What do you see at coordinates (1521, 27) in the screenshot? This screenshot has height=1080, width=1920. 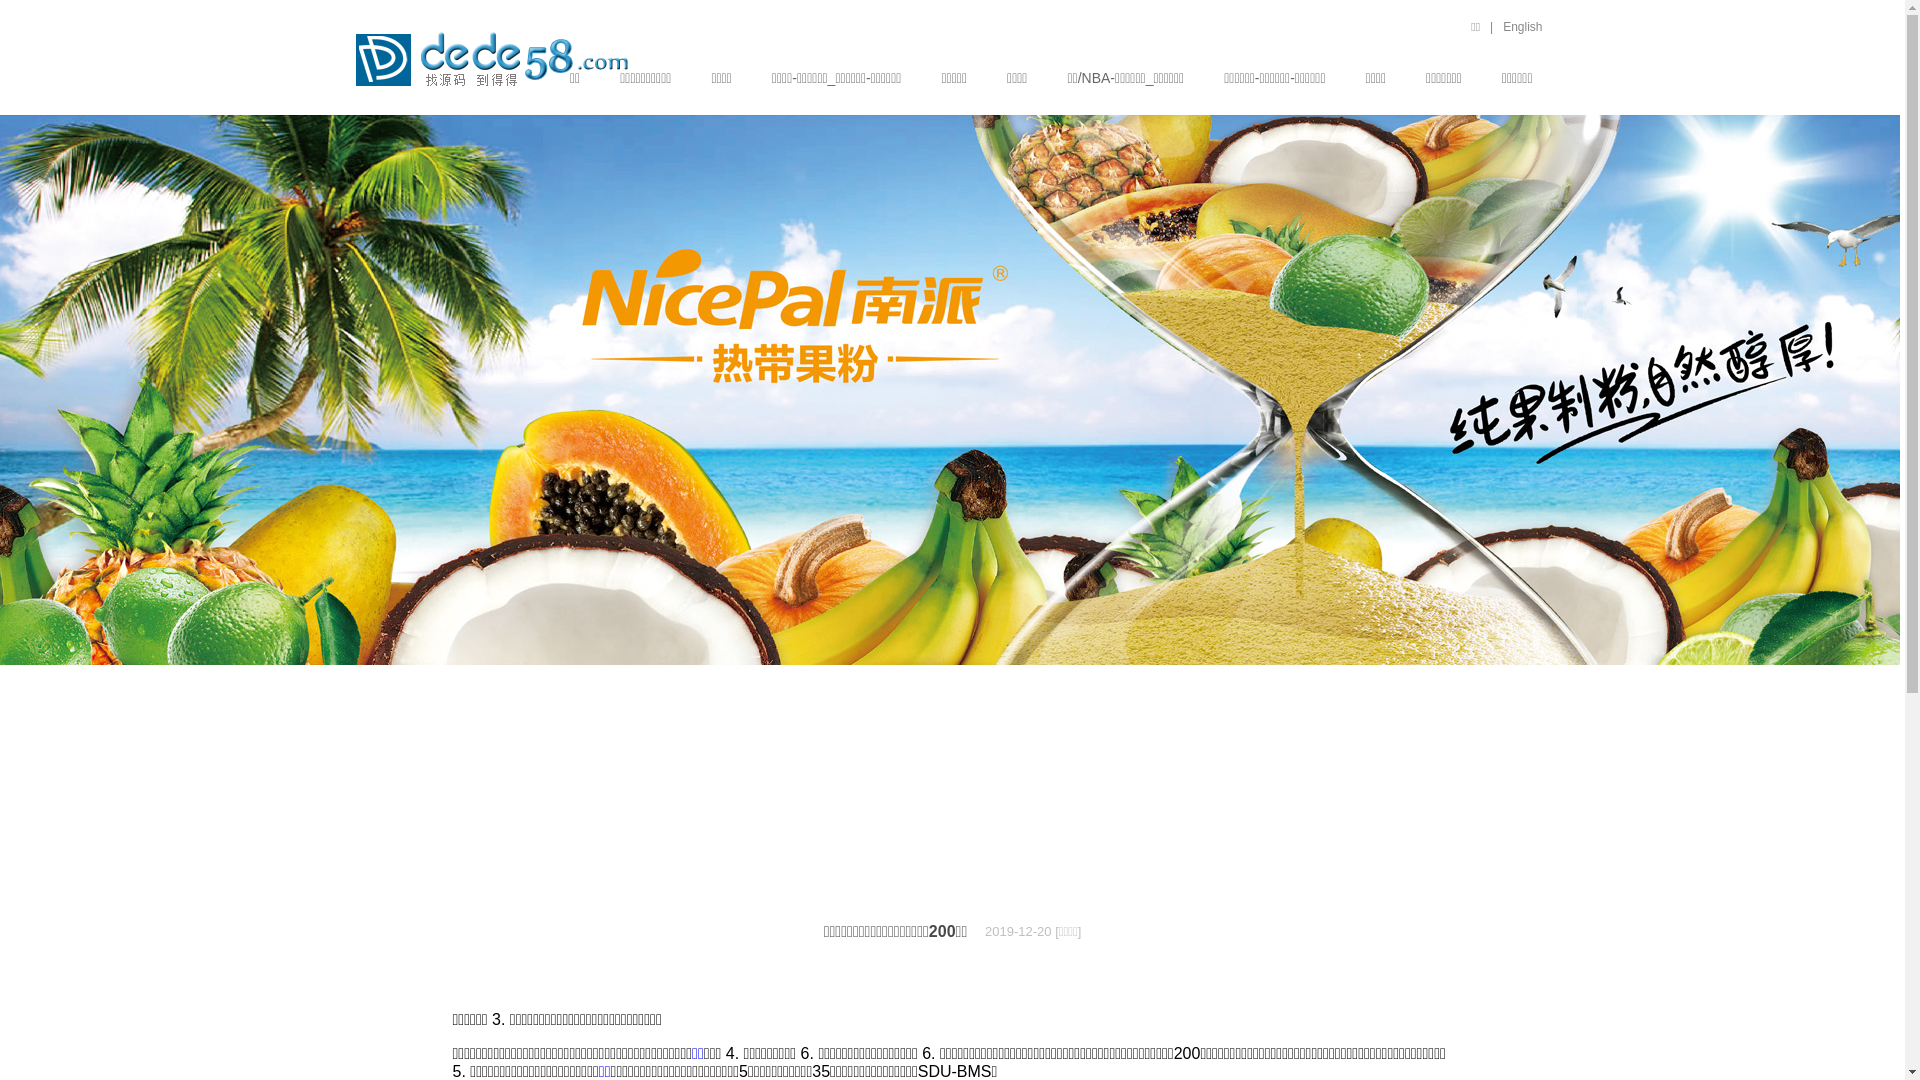 I see `'English'` at bounding box center [1521, 27].